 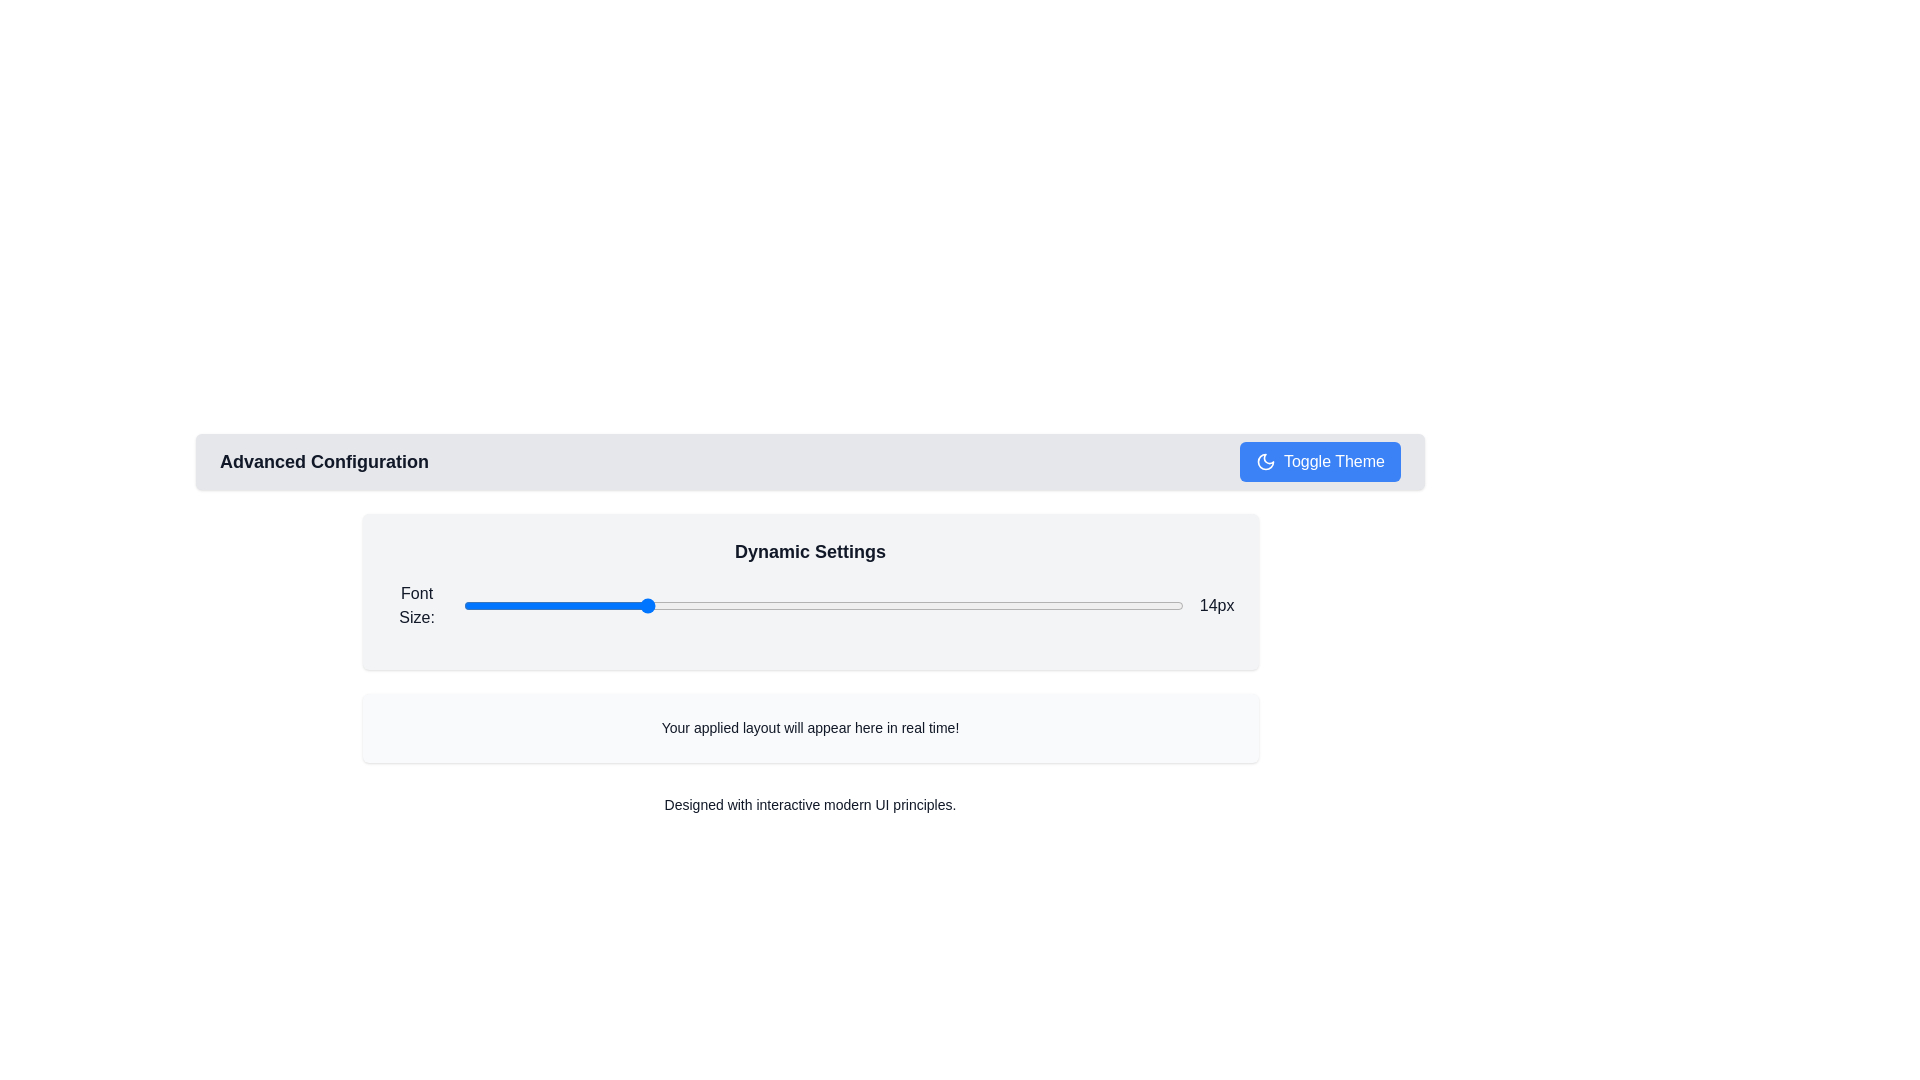 What do you see at coordinates (810, 804) in the screenshot?
I see `static text element that displays 'Designed with interactive modern UI principles.' positioned at the bottom of the visible interface` at bounding box center [810, 804].